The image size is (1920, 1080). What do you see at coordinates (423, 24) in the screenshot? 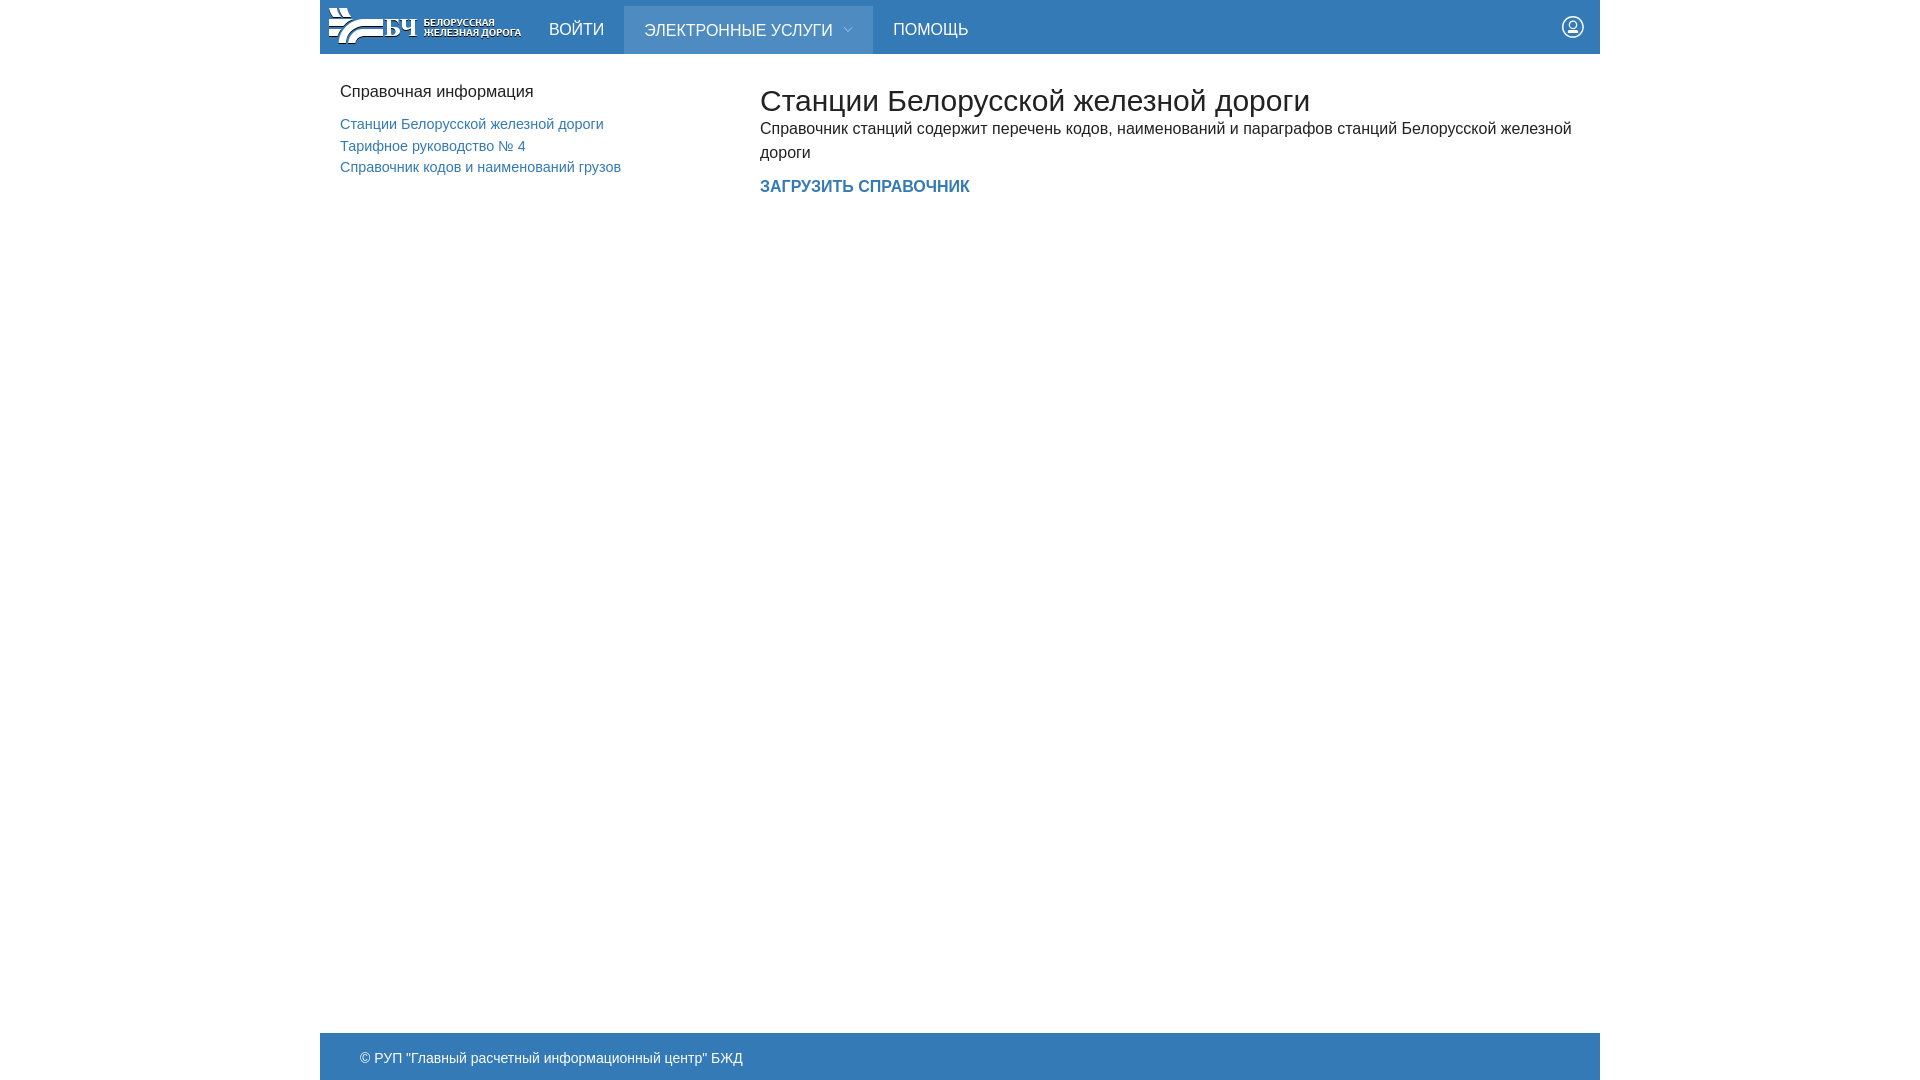
I see `'RW Logo'` at bounding box center [423, 24].